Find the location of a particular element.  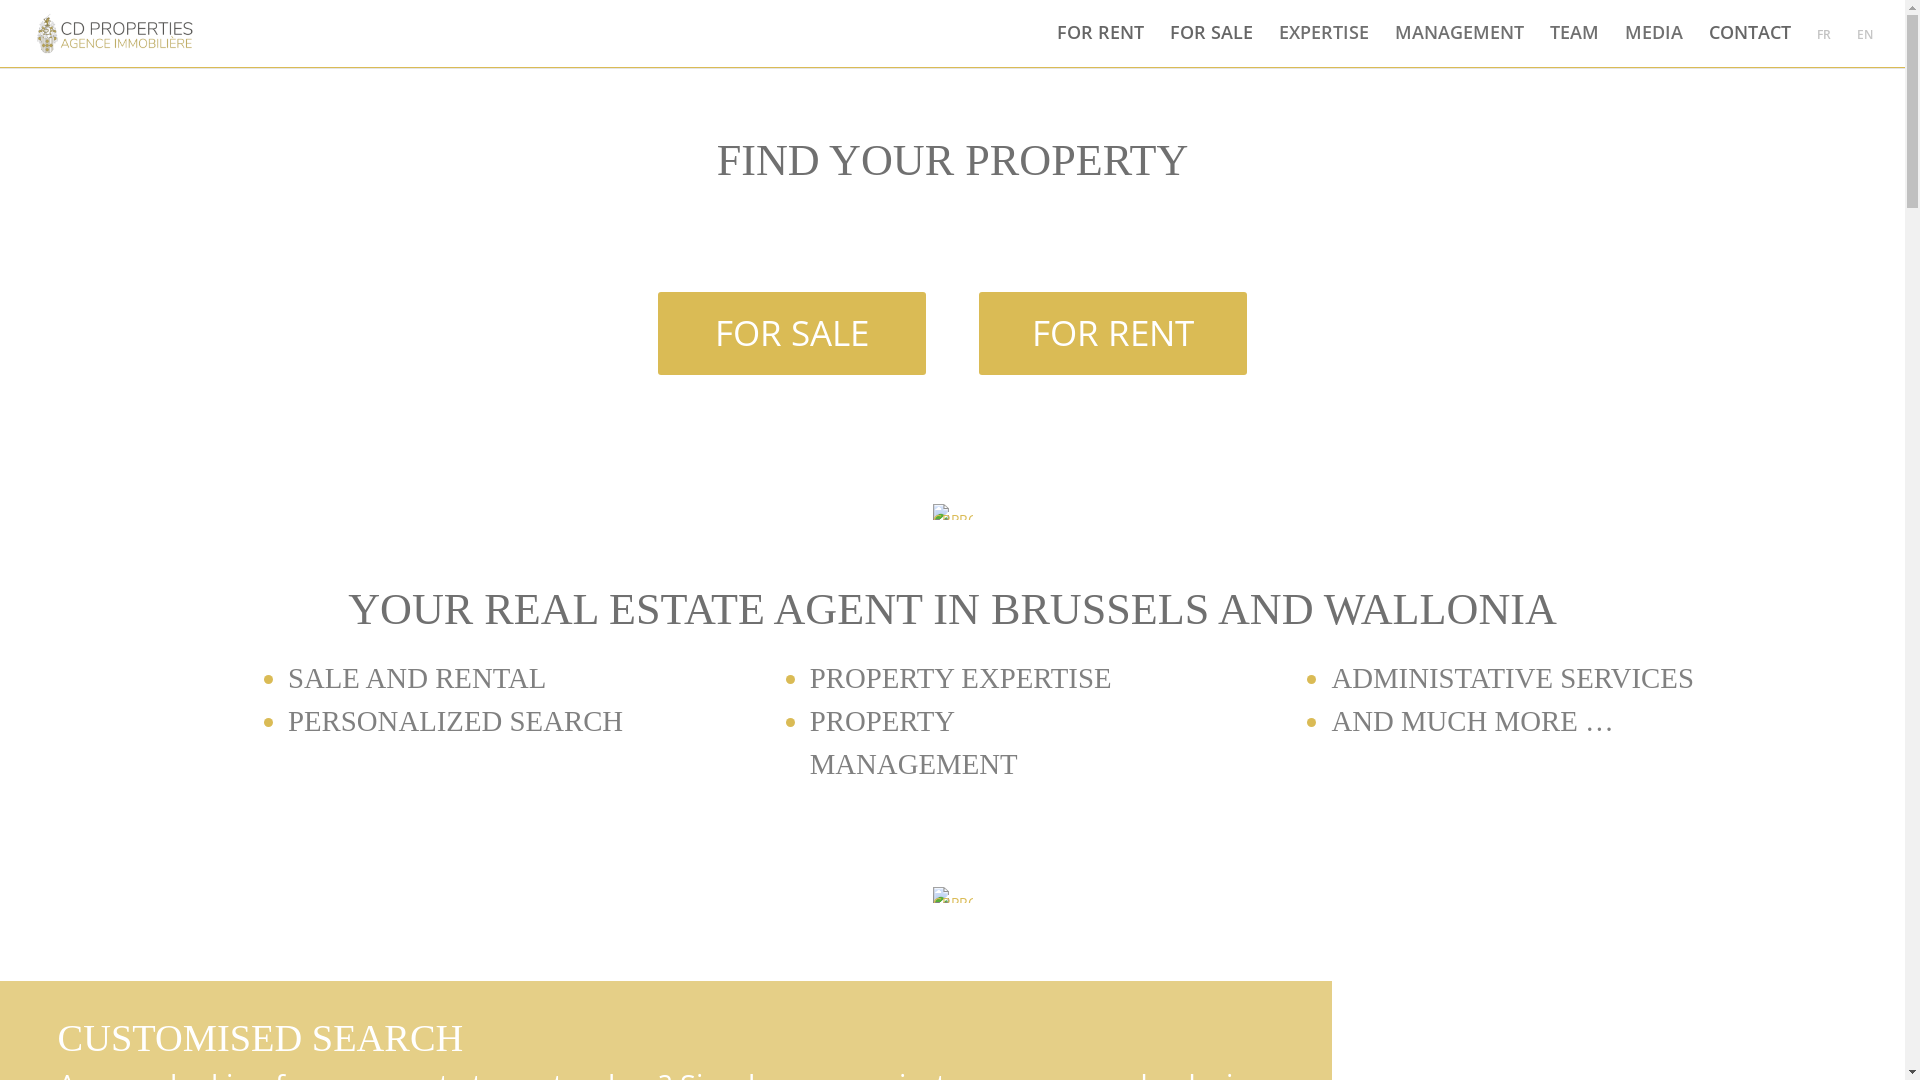

'FOR RENT' is located at coordinates (1099, 44).